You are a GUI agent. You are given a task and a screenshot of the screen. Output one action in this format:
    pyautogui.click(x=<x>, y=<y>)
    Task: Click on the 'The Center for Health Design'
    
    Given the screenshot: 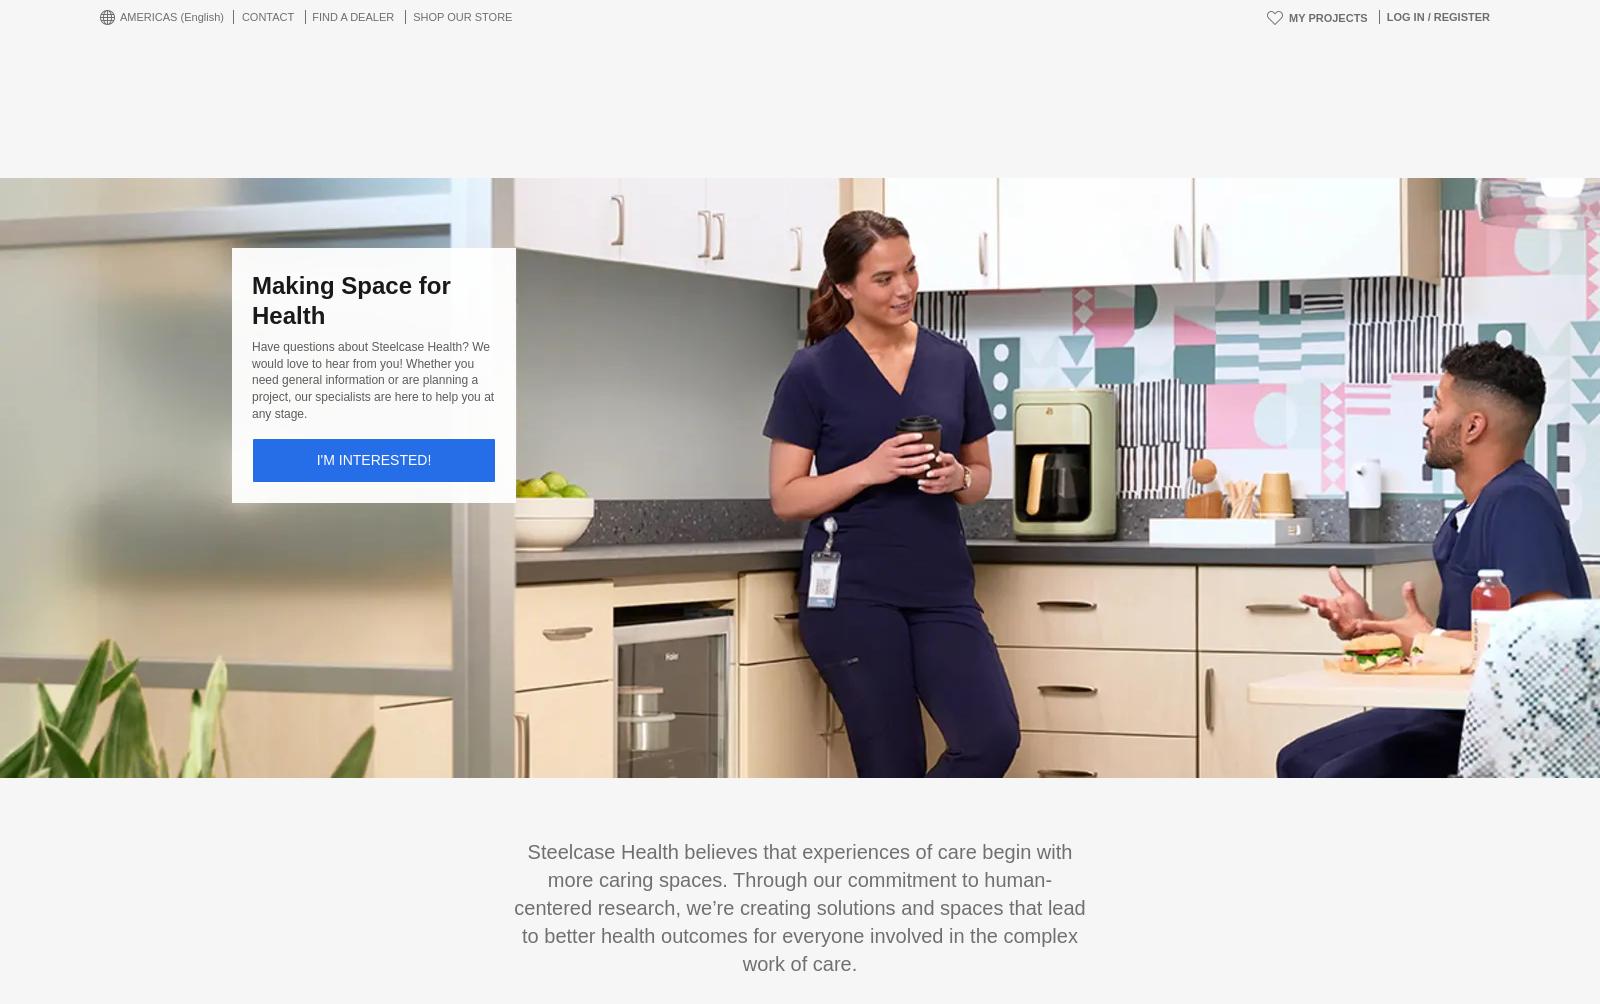 What is the action you would take?
    pyautogui.click(x=796, y=972)
    